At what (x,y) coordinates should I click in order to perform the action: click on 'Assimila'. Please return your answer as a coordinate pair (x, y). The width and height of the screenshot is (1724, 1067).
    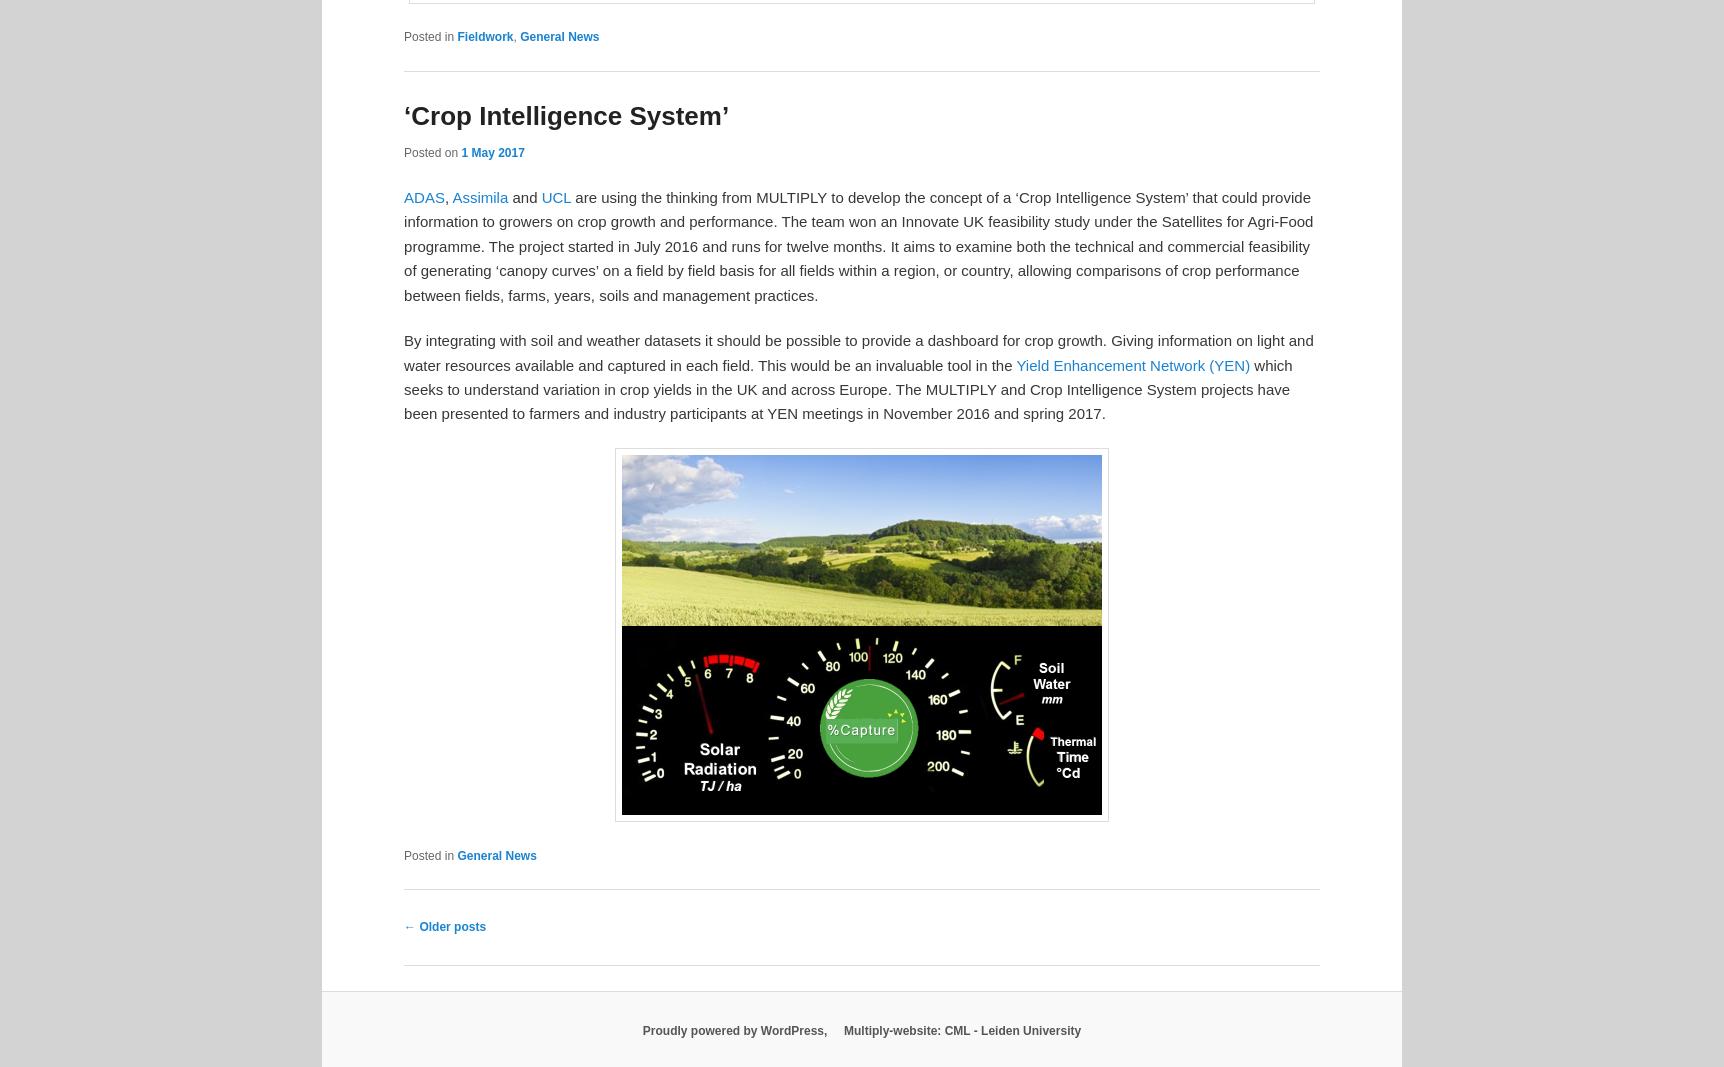
    Looking at the image, I should click on (482, 197).